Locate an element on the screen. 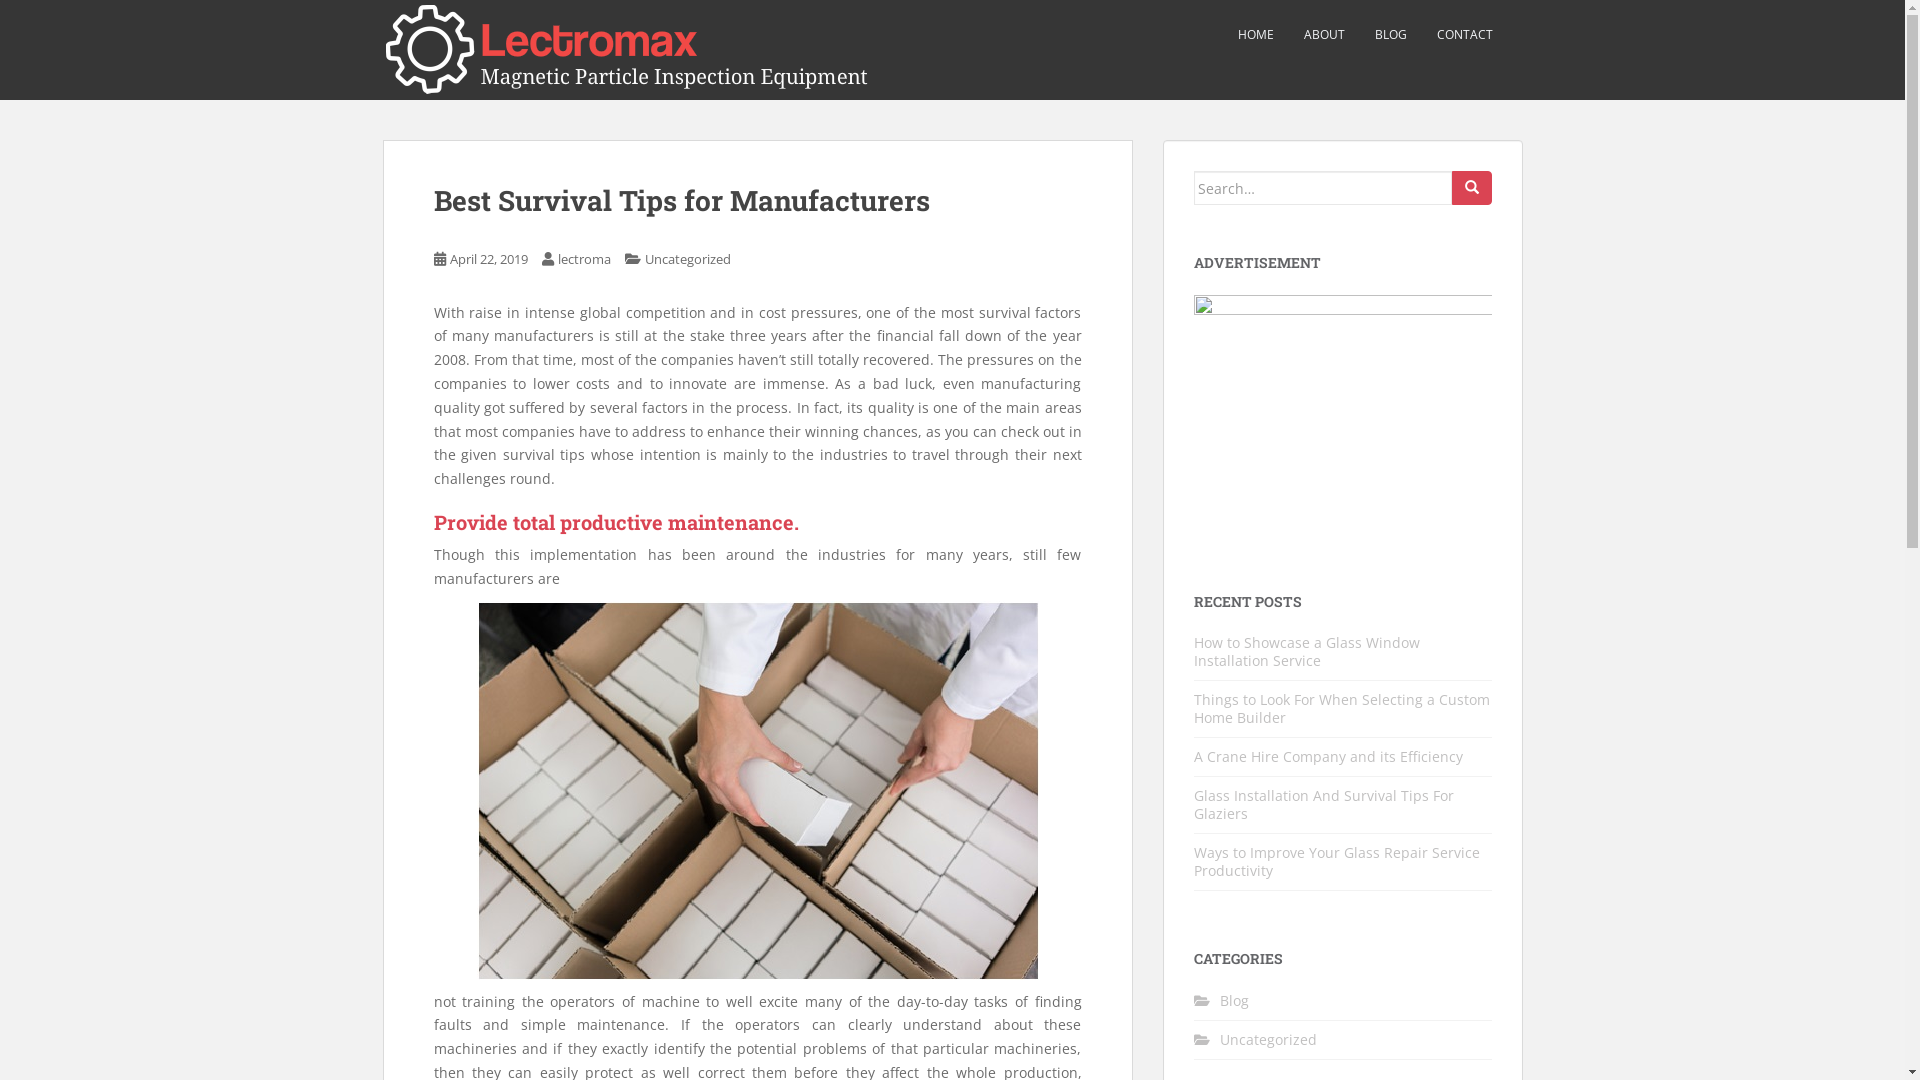  'Uncategorized' is located at coordinates (686, 257).